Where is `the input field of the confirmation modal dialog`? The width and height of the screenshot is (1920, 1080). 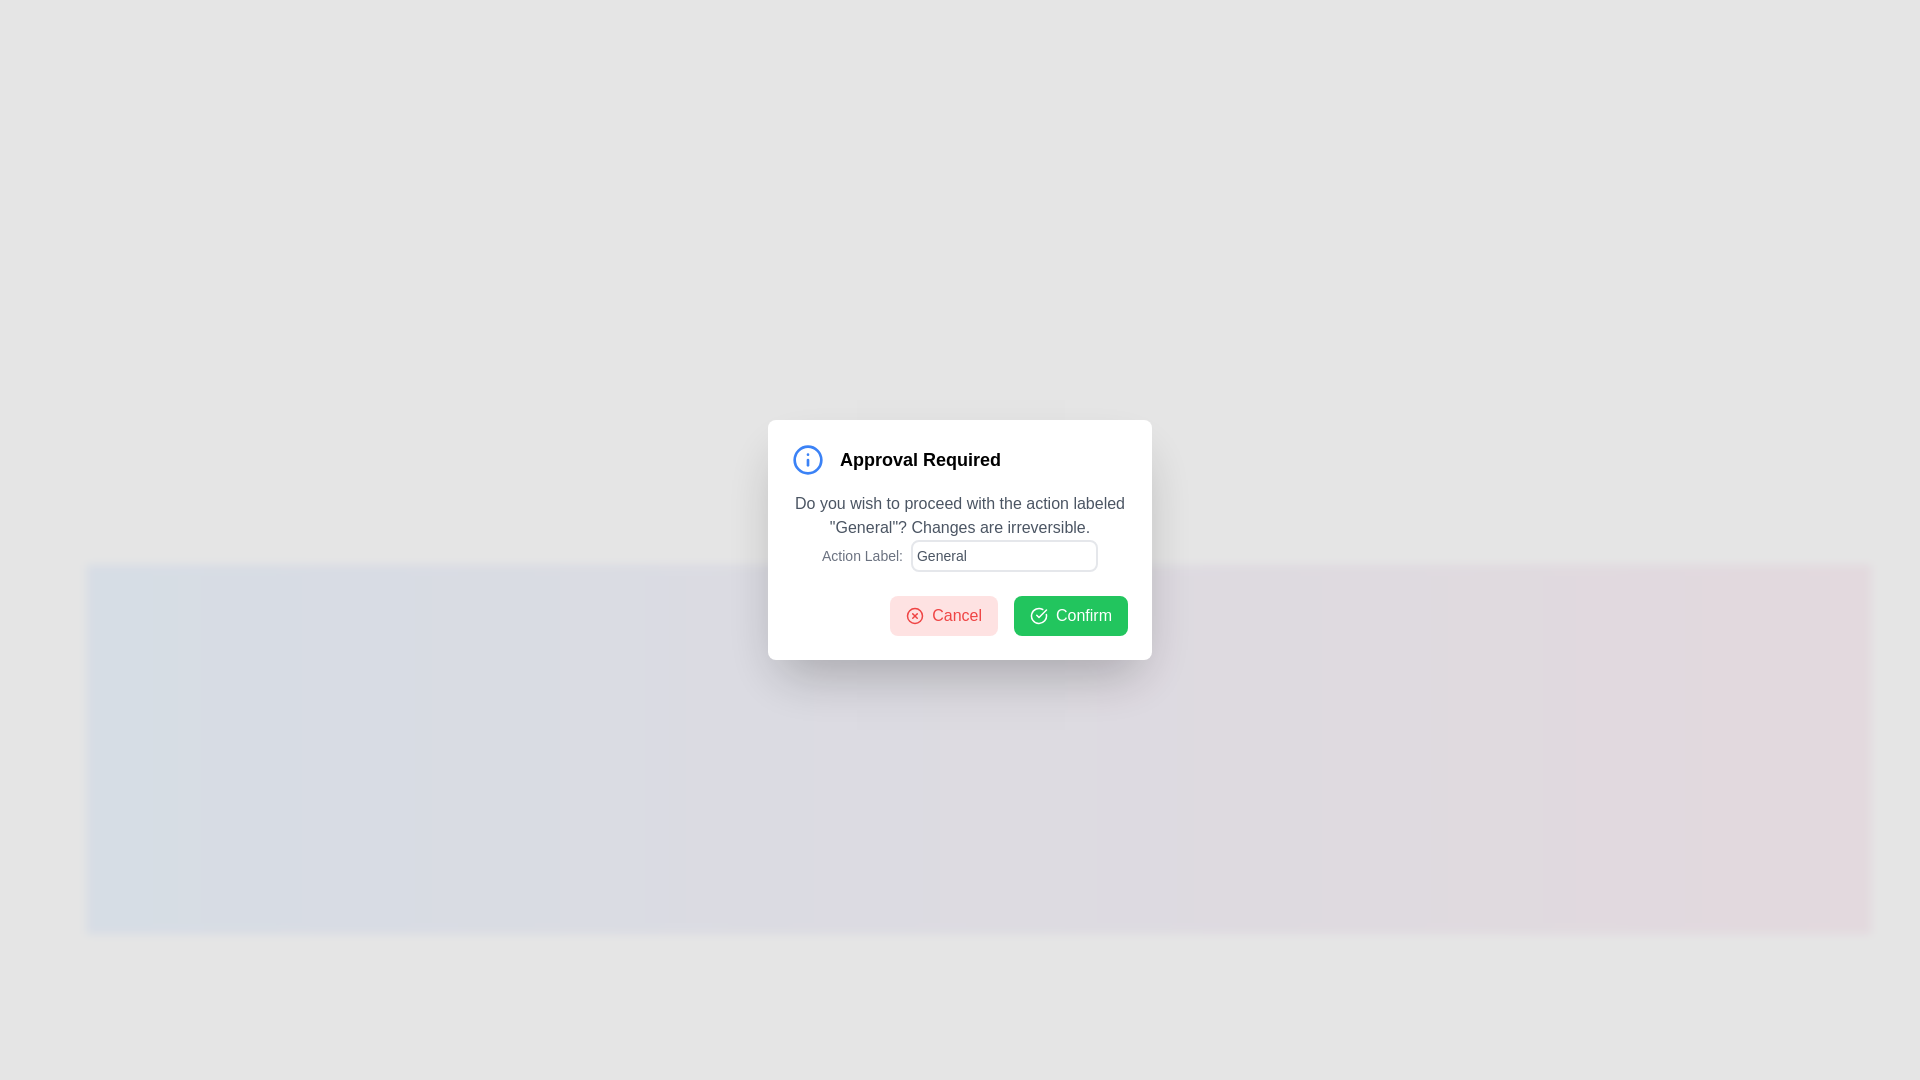
the input field of the confirmation modal dialog is located at coordinates (960, 540).